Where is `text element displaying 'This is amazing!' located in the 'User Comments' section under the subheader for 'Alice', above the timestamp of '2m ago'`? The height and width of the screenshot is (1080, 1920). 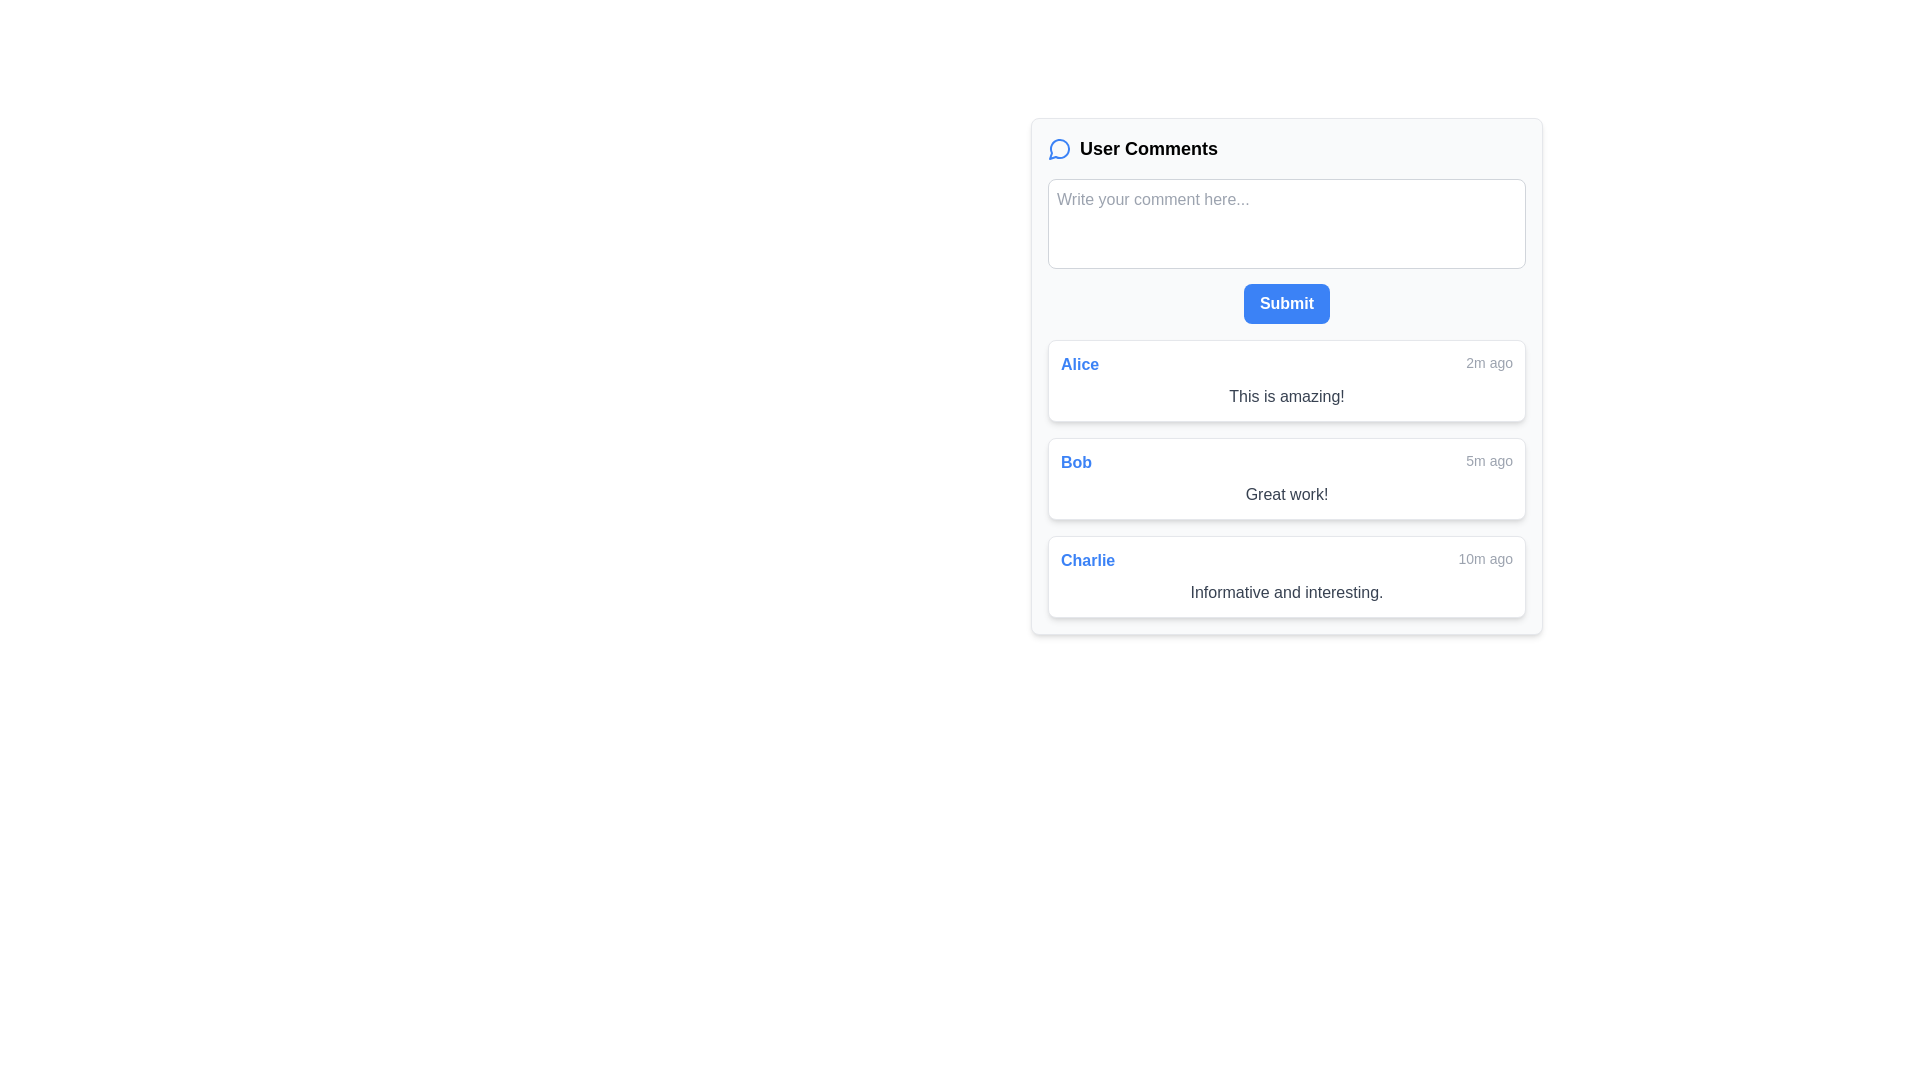
text element displaying 'This is amazing!' located in the 'User Comments' section under the subheader for 'Alice', above the timestamp of '2m ago' is located at coordinates (1286, 397).